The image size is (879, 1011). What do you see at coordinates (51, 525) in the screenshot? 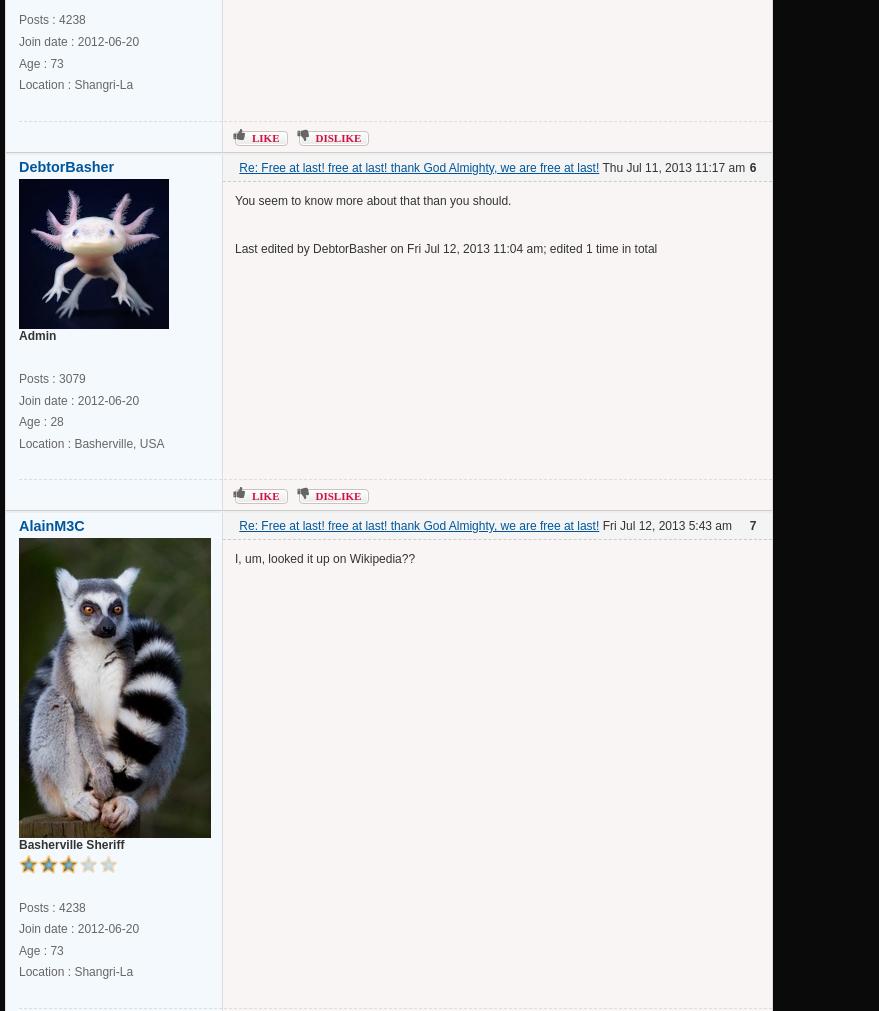
I see `'AlainM3C'` at bounding box center [51, 525].